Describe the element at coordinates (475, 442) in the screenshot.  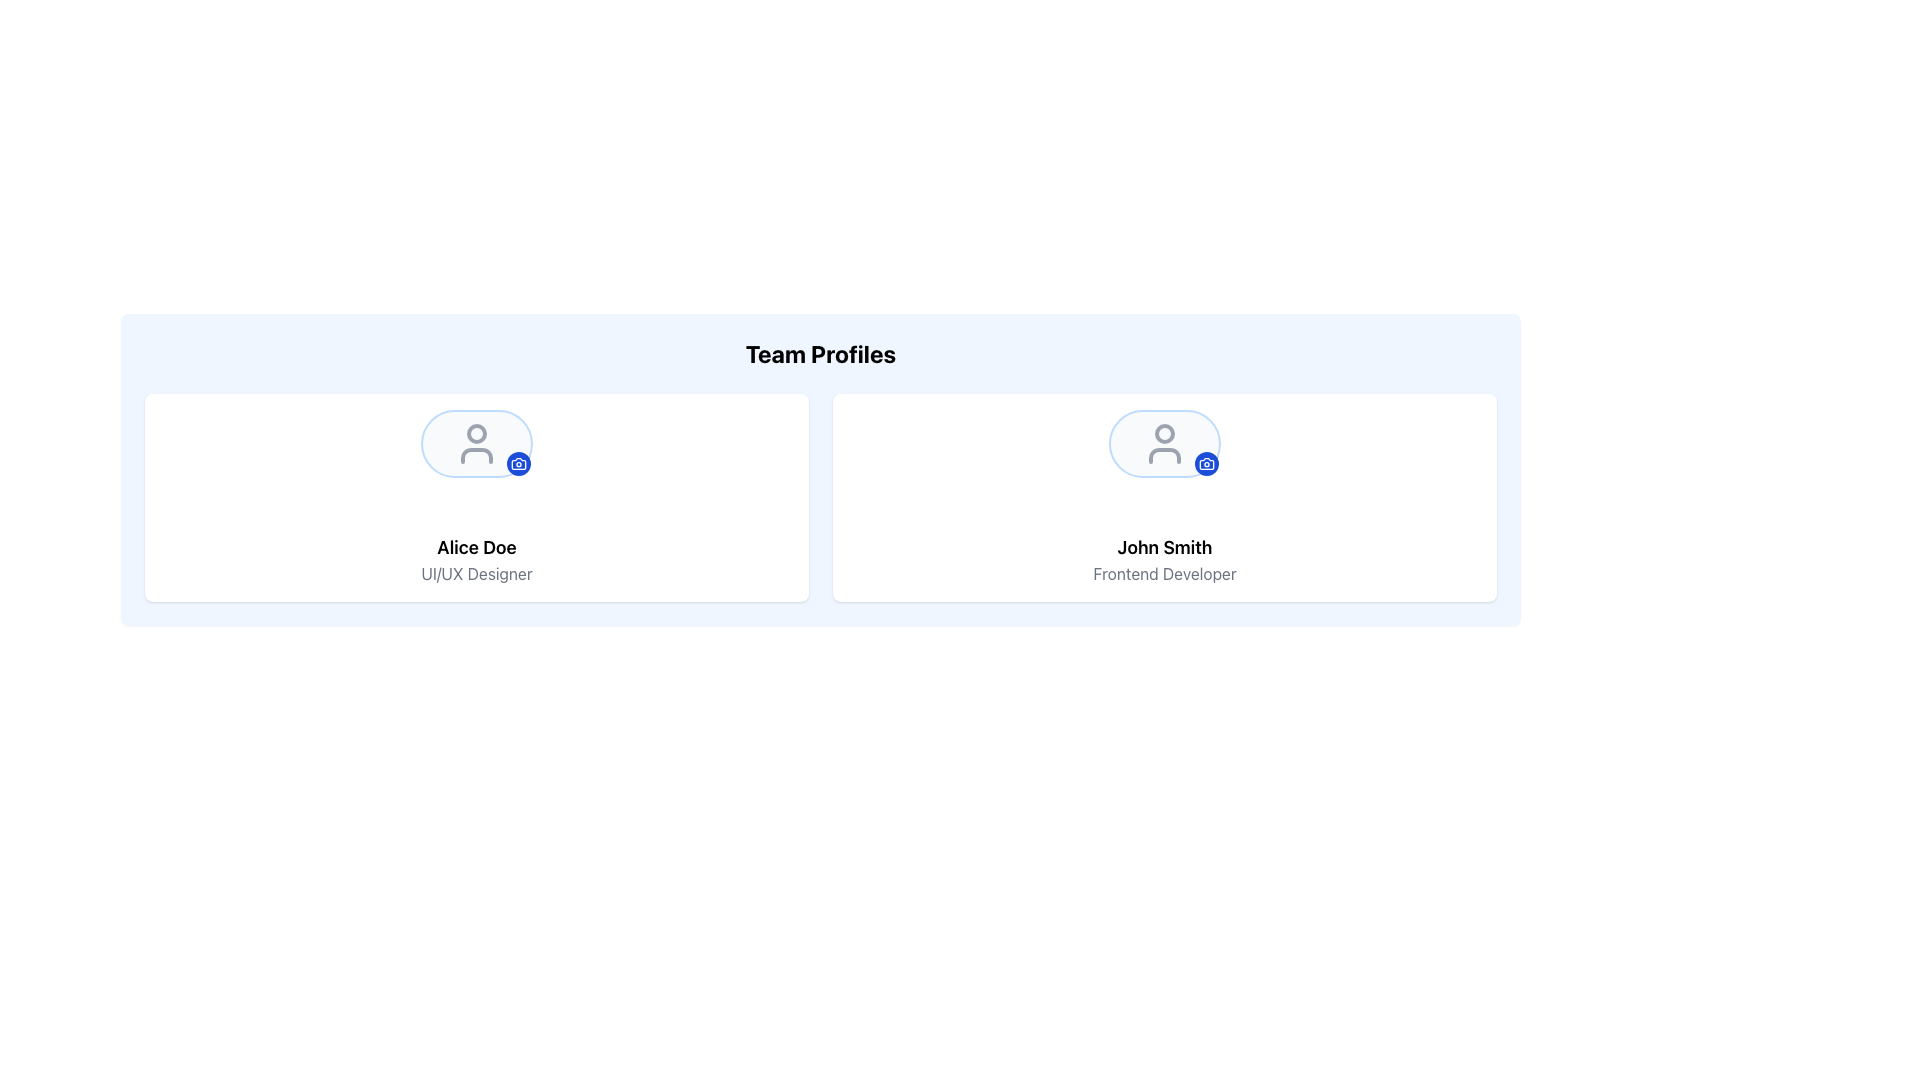
I see `the Avatar element with a blue border and a light gray background, featuring a user icon and a small blue button with a camera icon, located` at that location.